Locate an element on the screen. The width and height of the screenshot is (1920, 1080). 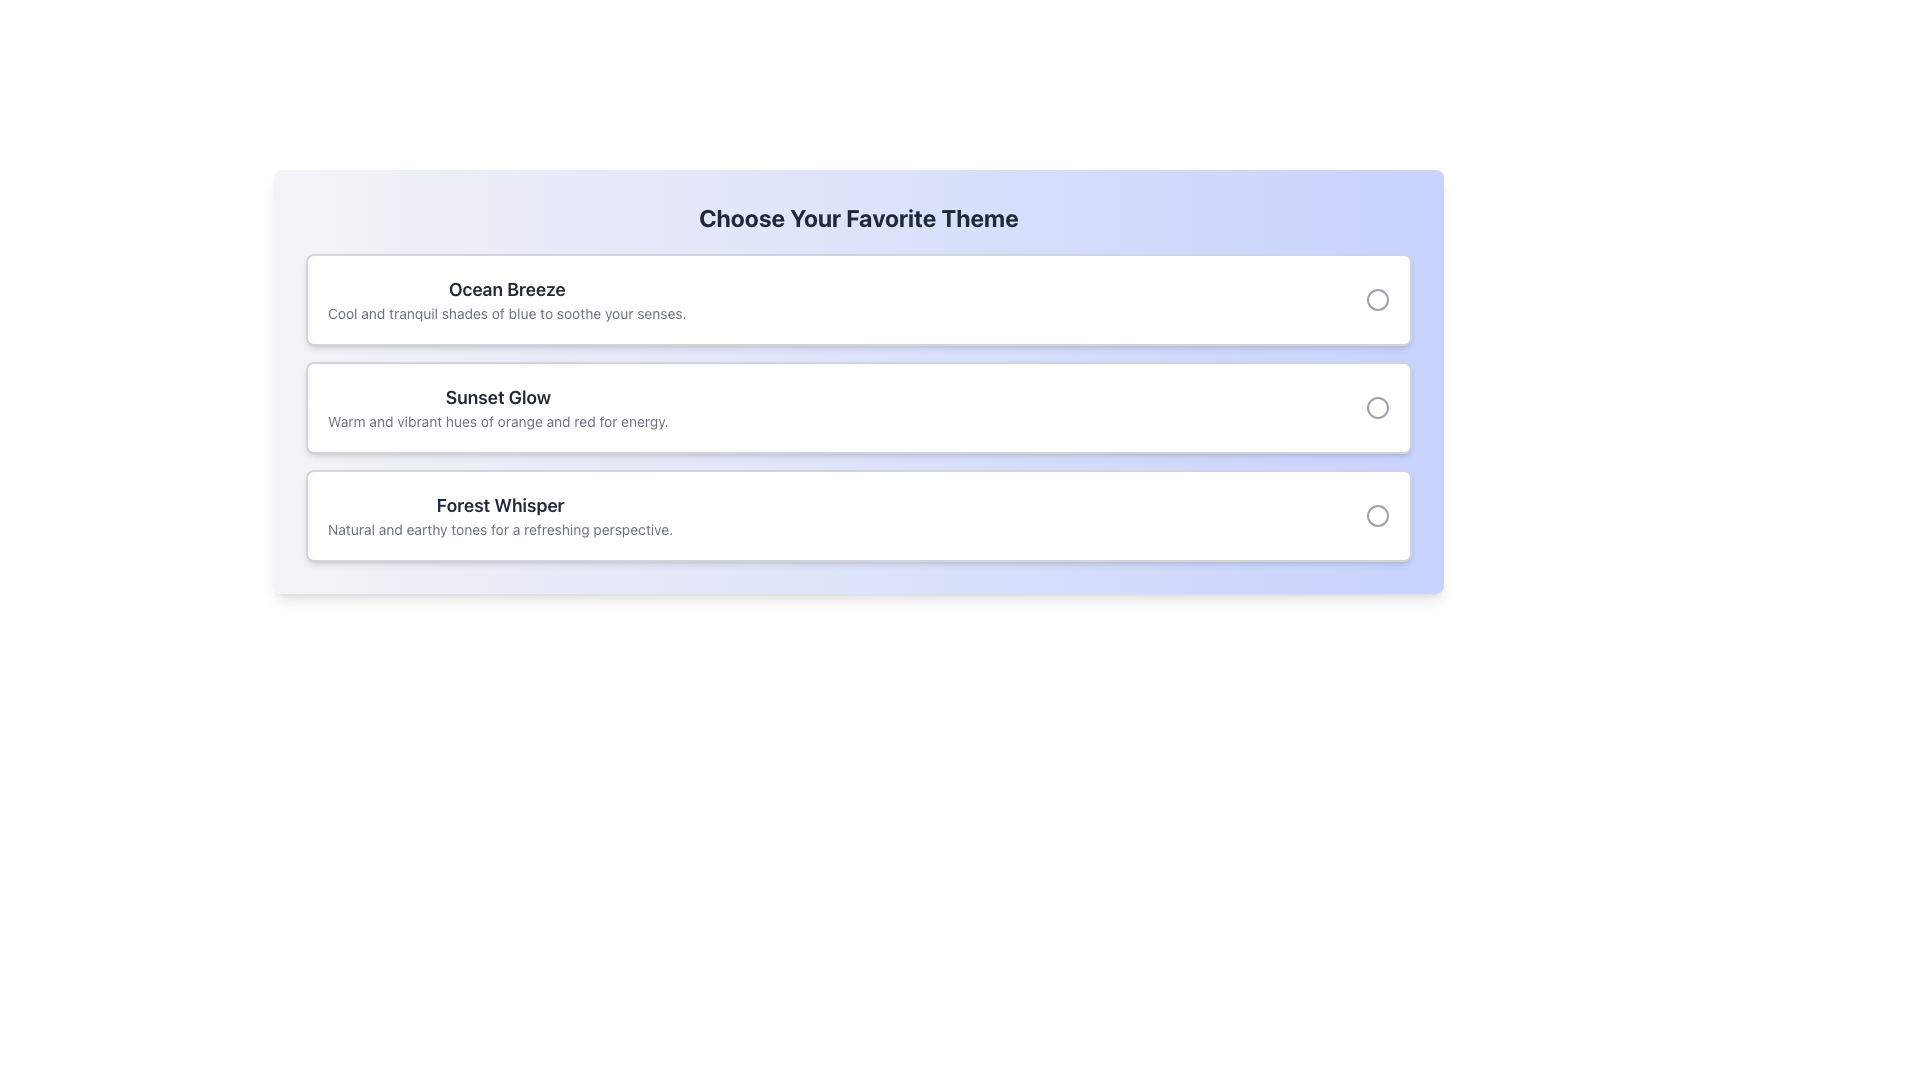
the radio button located on the right side of the text 'Ocean Breeze' is located at coordinates (1376, 300).